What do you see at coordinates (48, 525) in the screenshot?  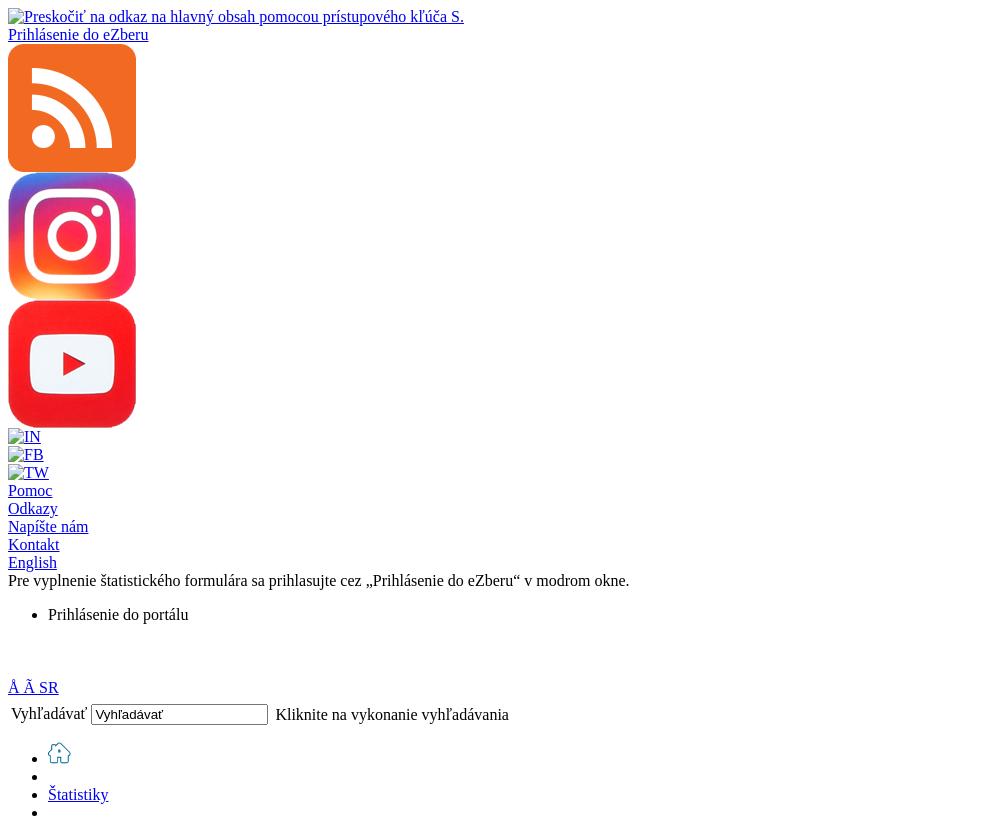 I see `'Napíšte nám'` at bounding box center [48, 525].